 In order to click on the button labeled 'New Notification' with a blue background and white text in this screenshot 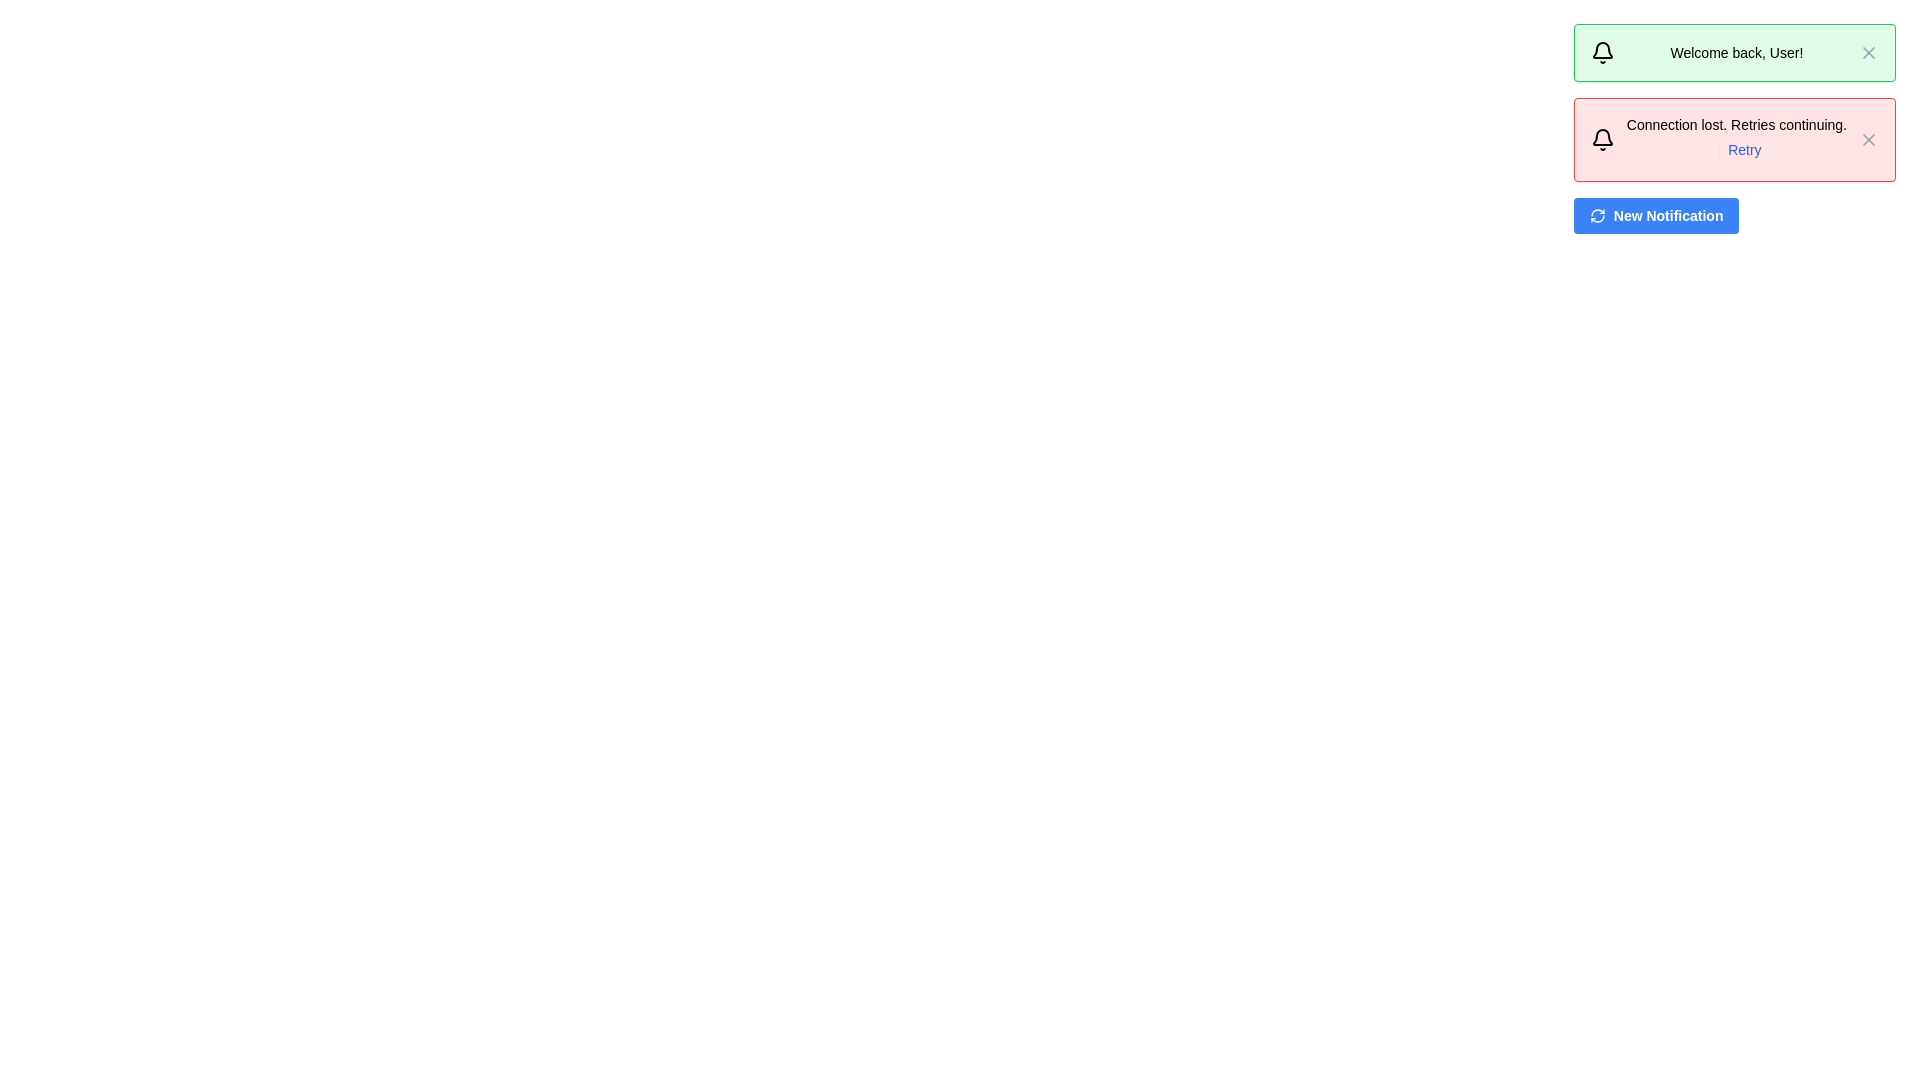, I will do `click(1656, 216)`.